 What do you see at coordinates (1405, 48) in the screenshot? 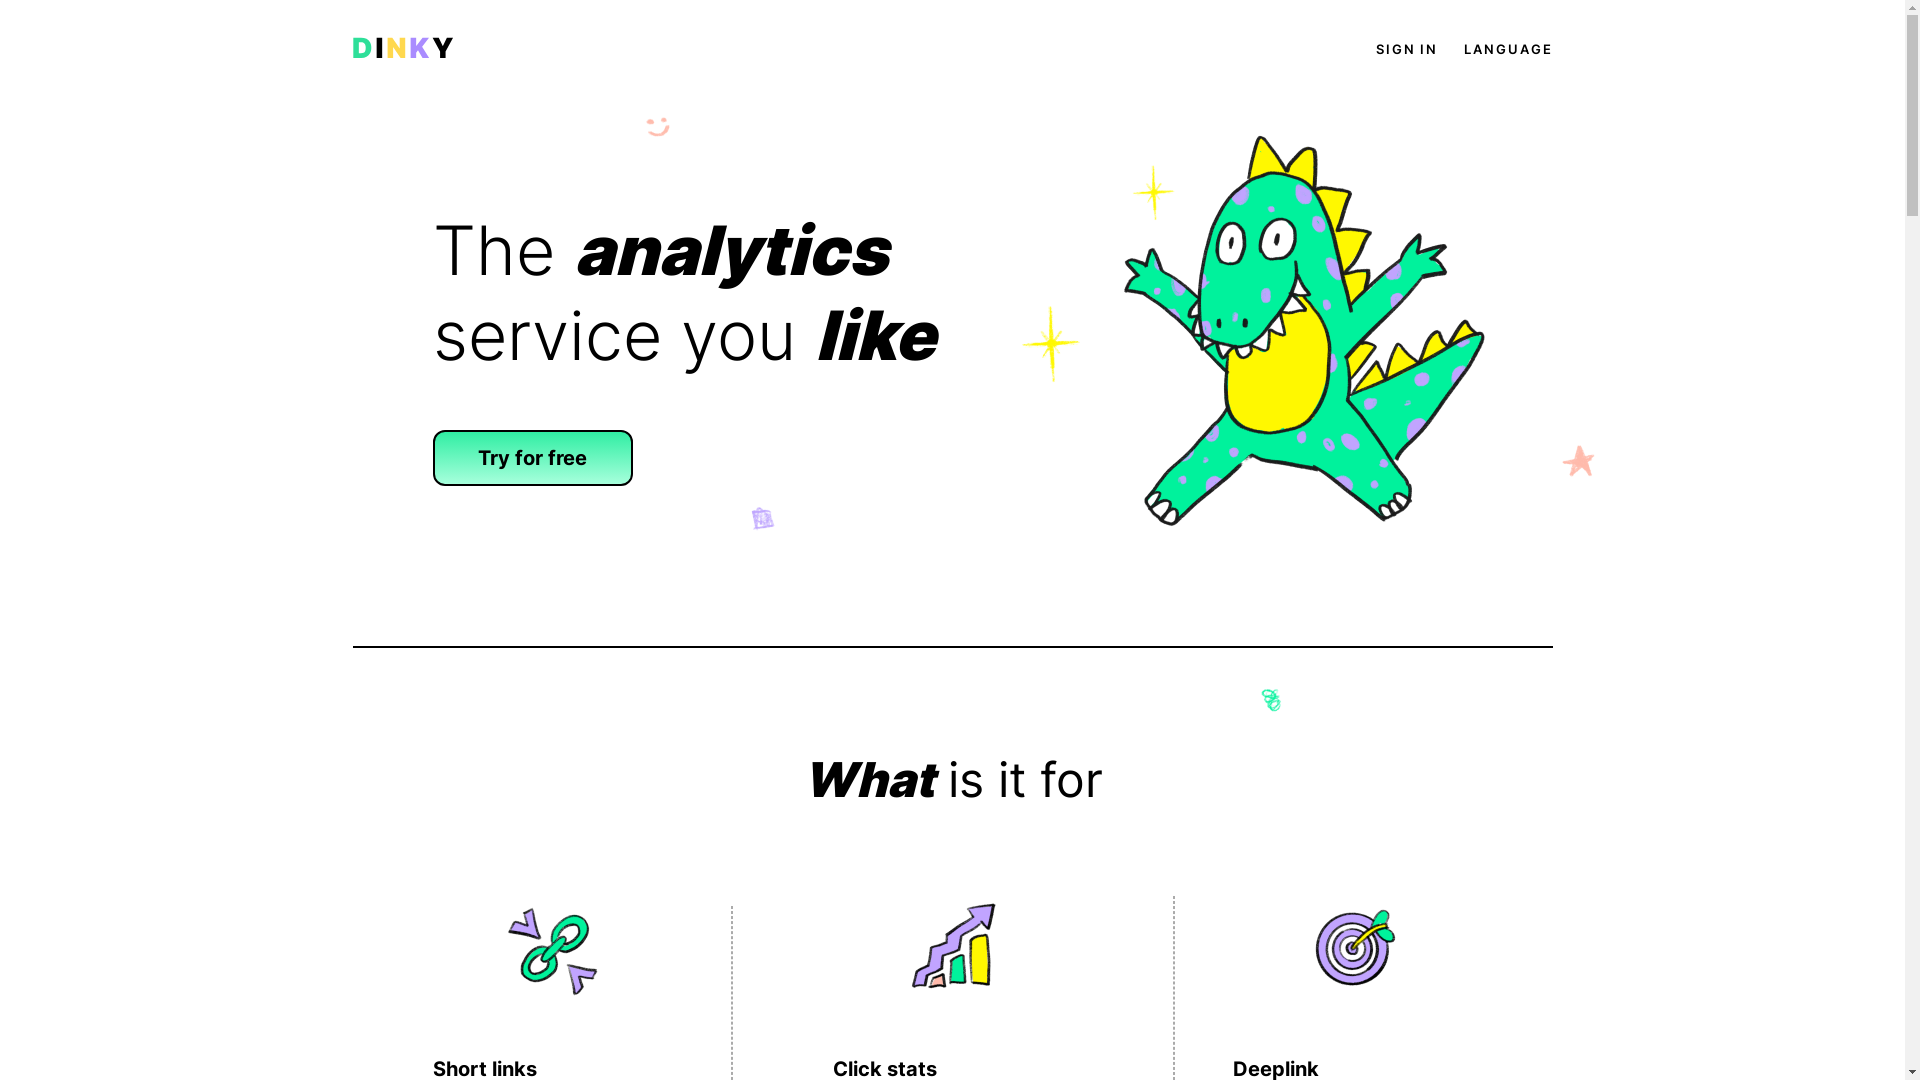
I see `'SIGN IN'` at bounding box center [1405, 48].